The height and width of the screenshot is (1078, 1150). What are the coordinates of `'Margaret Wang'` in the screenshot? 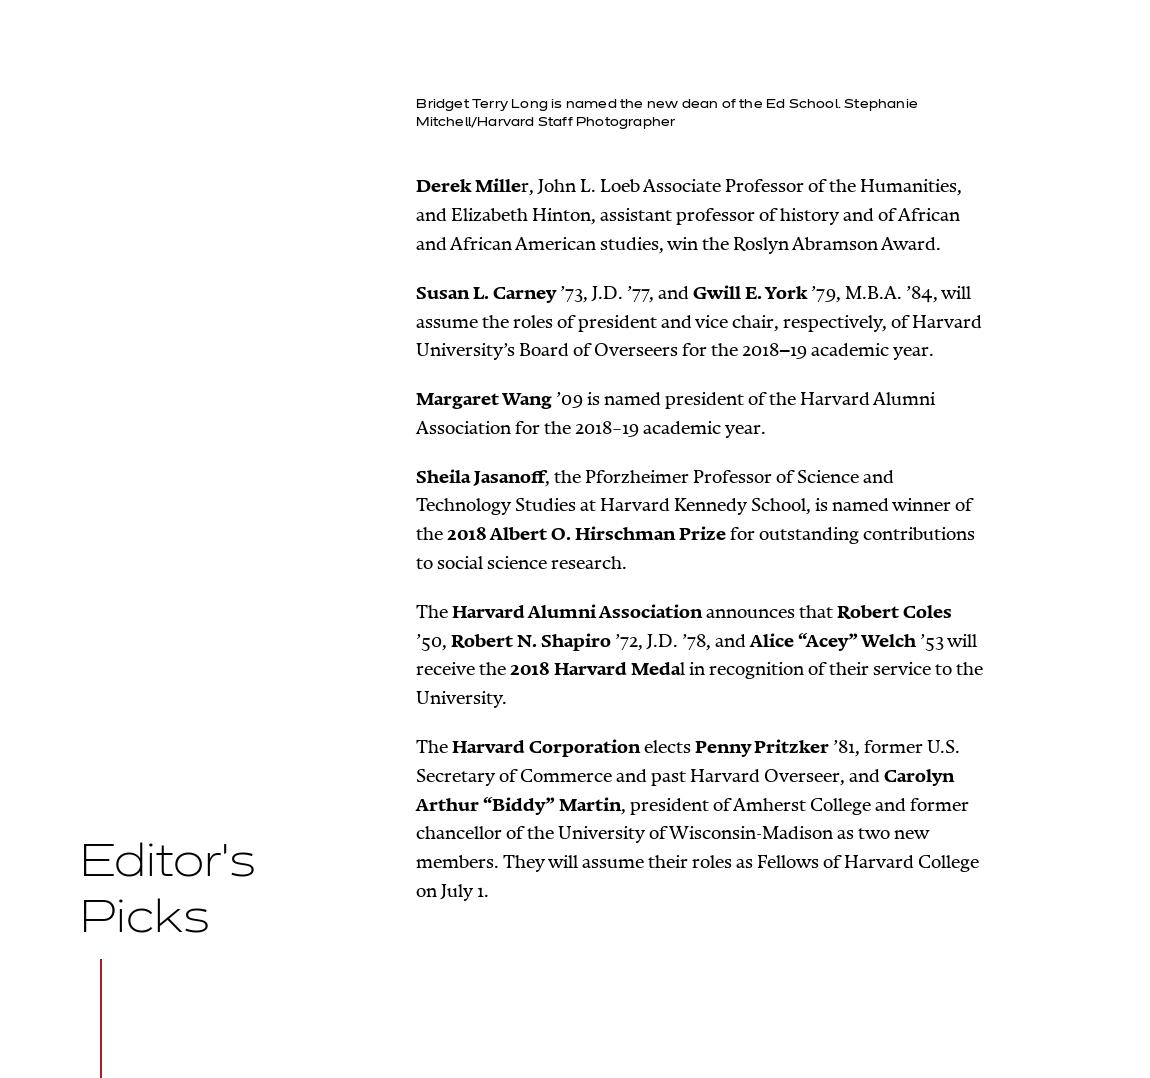 It's located at (484, 397).